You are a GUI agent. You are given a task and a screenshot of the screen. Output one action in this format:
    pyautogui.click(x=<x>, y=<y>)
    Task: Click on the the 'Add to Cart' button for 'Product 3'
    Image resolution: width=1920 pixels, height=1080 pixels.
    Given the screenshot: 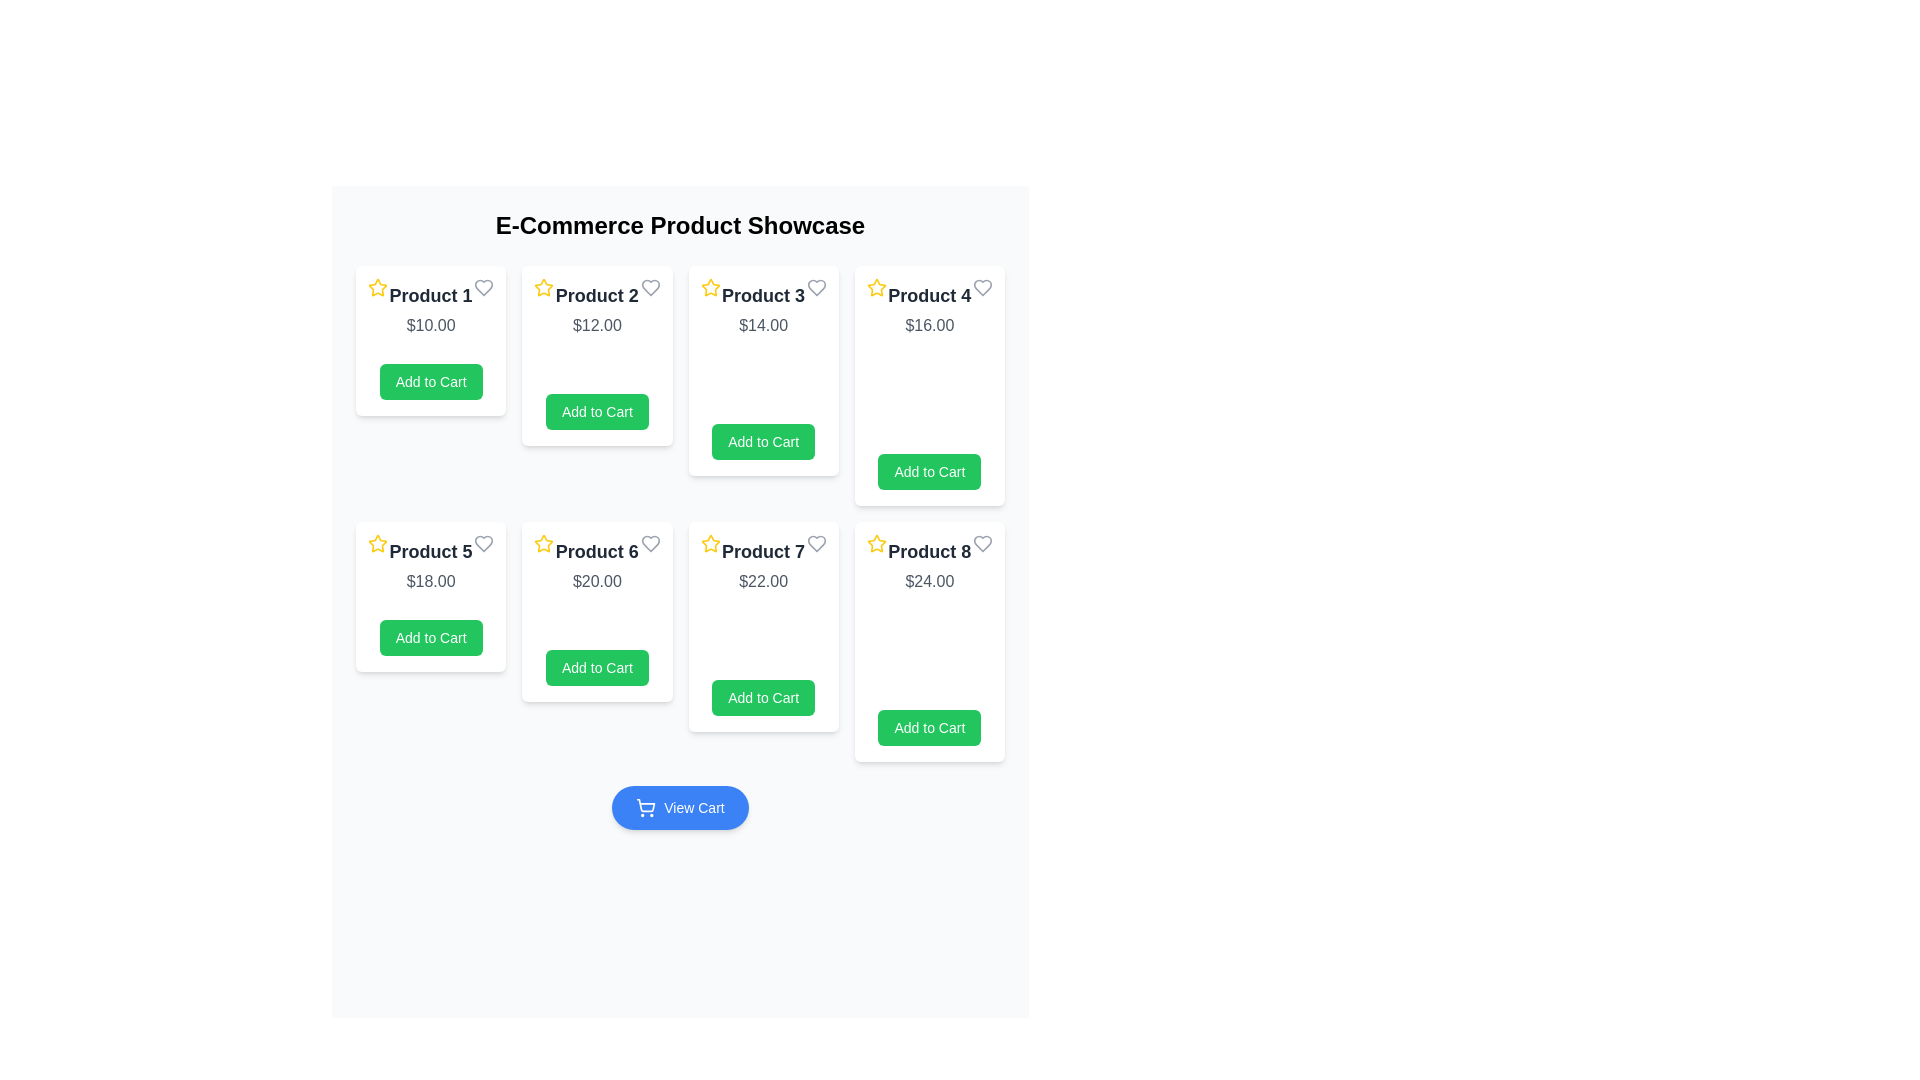 What is the action you would take?
    pyautogui.click(x=762, y=441)
    